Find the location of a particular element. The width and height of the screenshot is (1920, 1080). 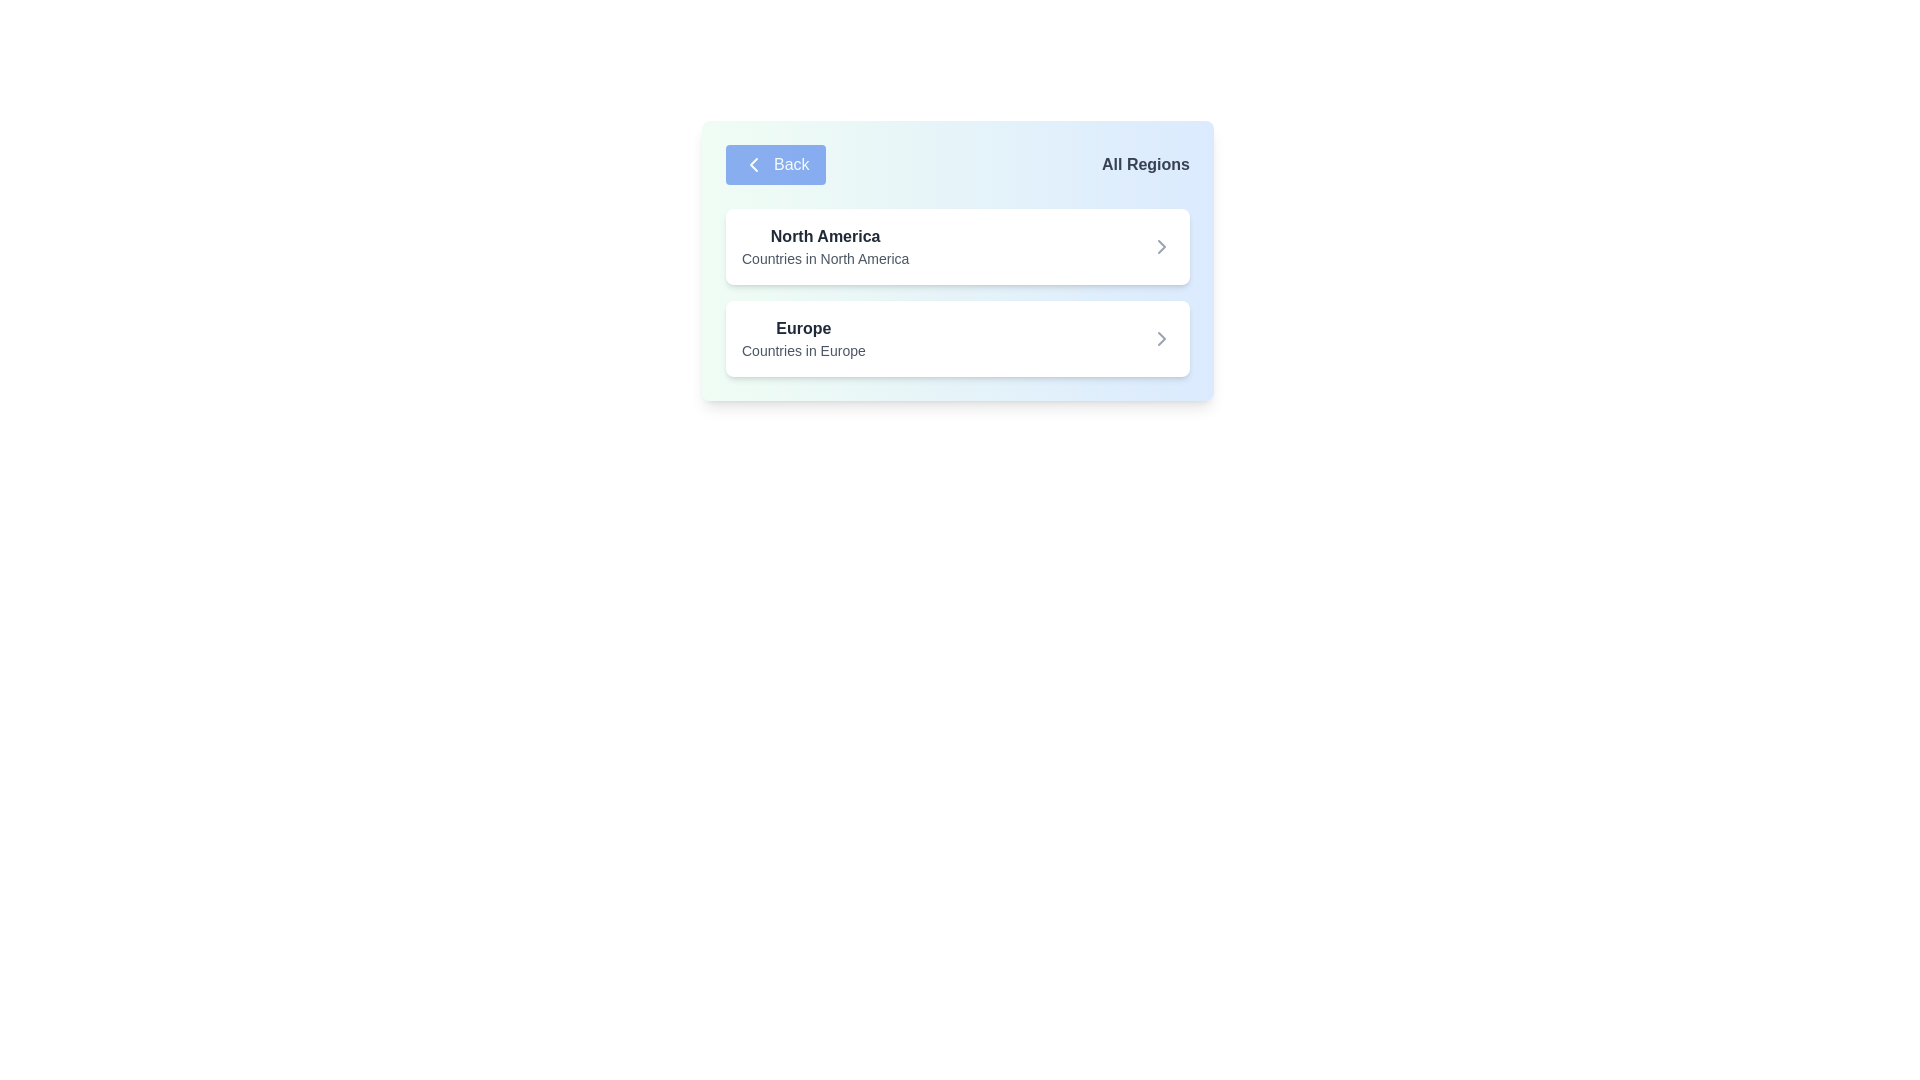

the 'Back' button which contains the left-facing chevron icon is located at coordinates (752, 164).